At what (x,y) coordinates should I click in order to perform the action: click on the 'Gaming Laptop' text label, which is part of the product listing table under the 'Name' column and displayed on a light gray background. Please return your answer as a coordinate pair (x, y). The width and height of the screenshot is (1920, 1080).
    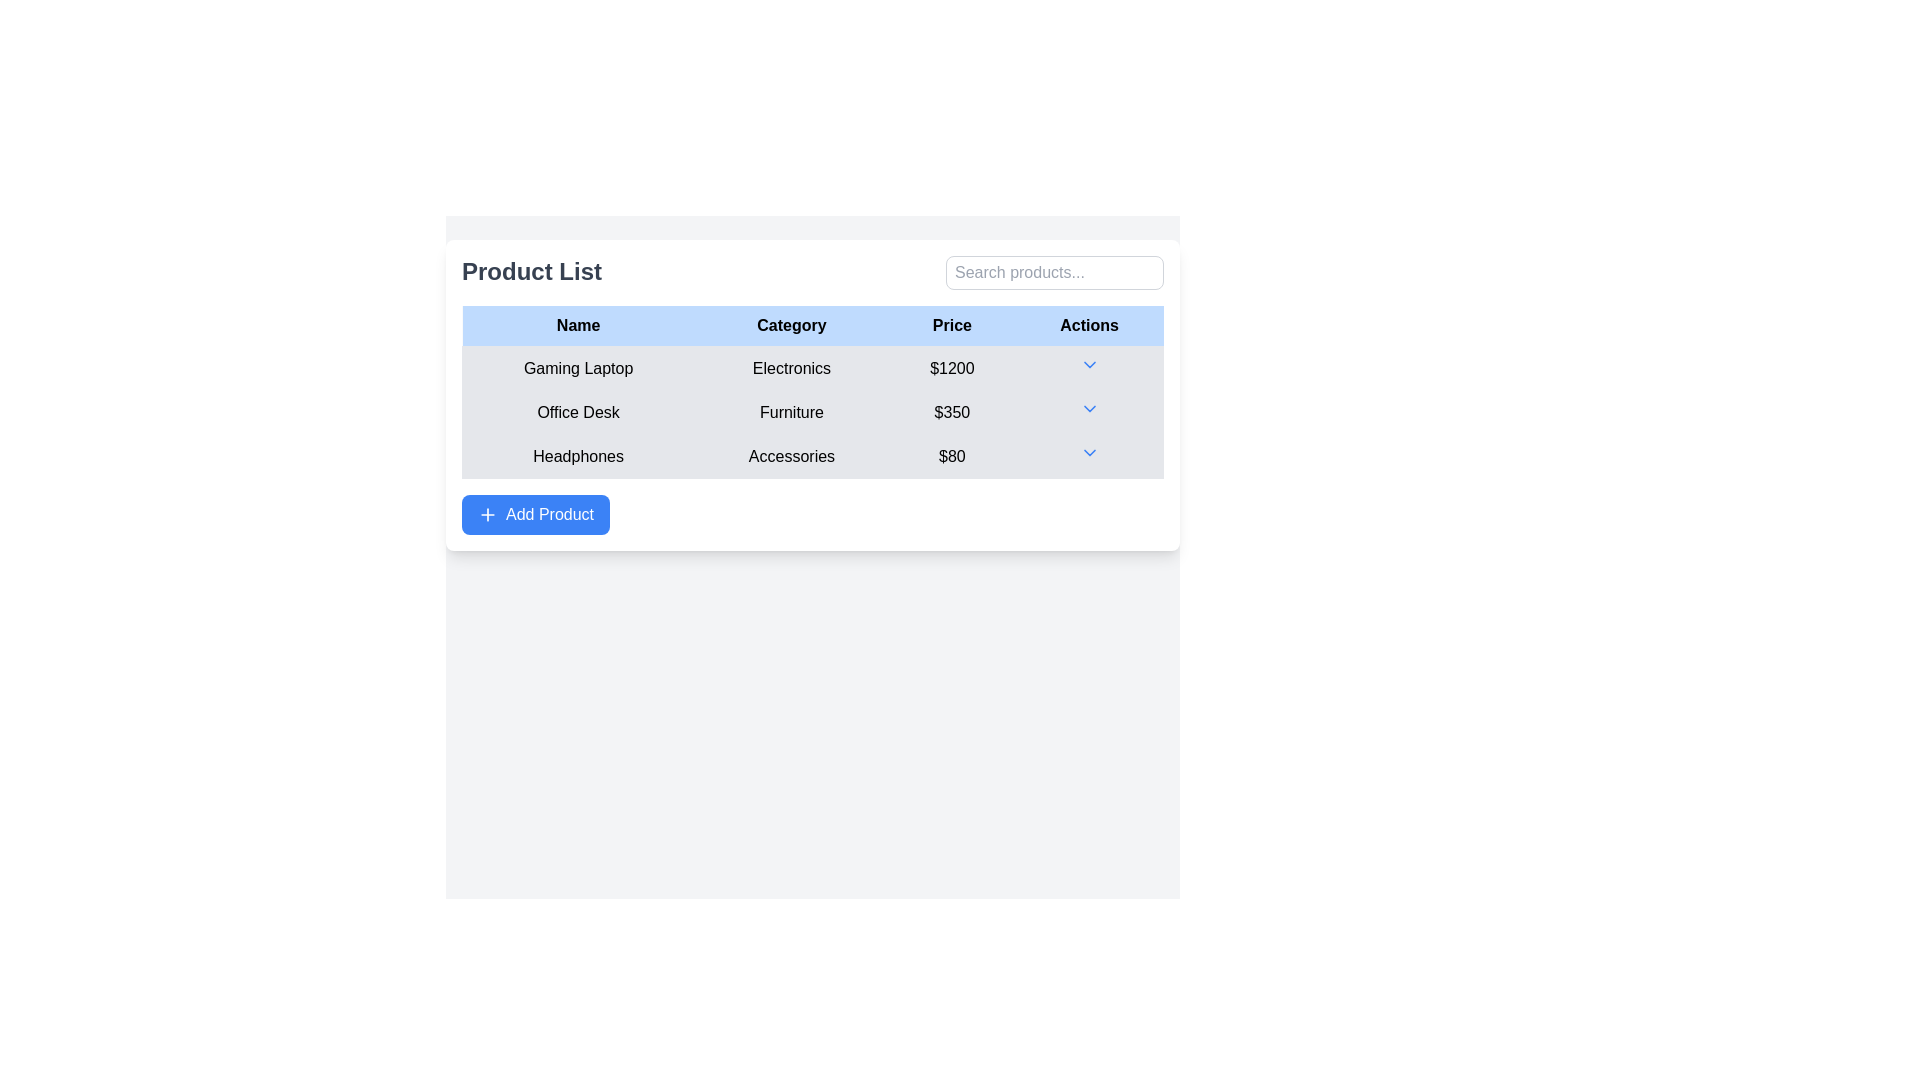
    Looking at the image, I should click on (577, 368).